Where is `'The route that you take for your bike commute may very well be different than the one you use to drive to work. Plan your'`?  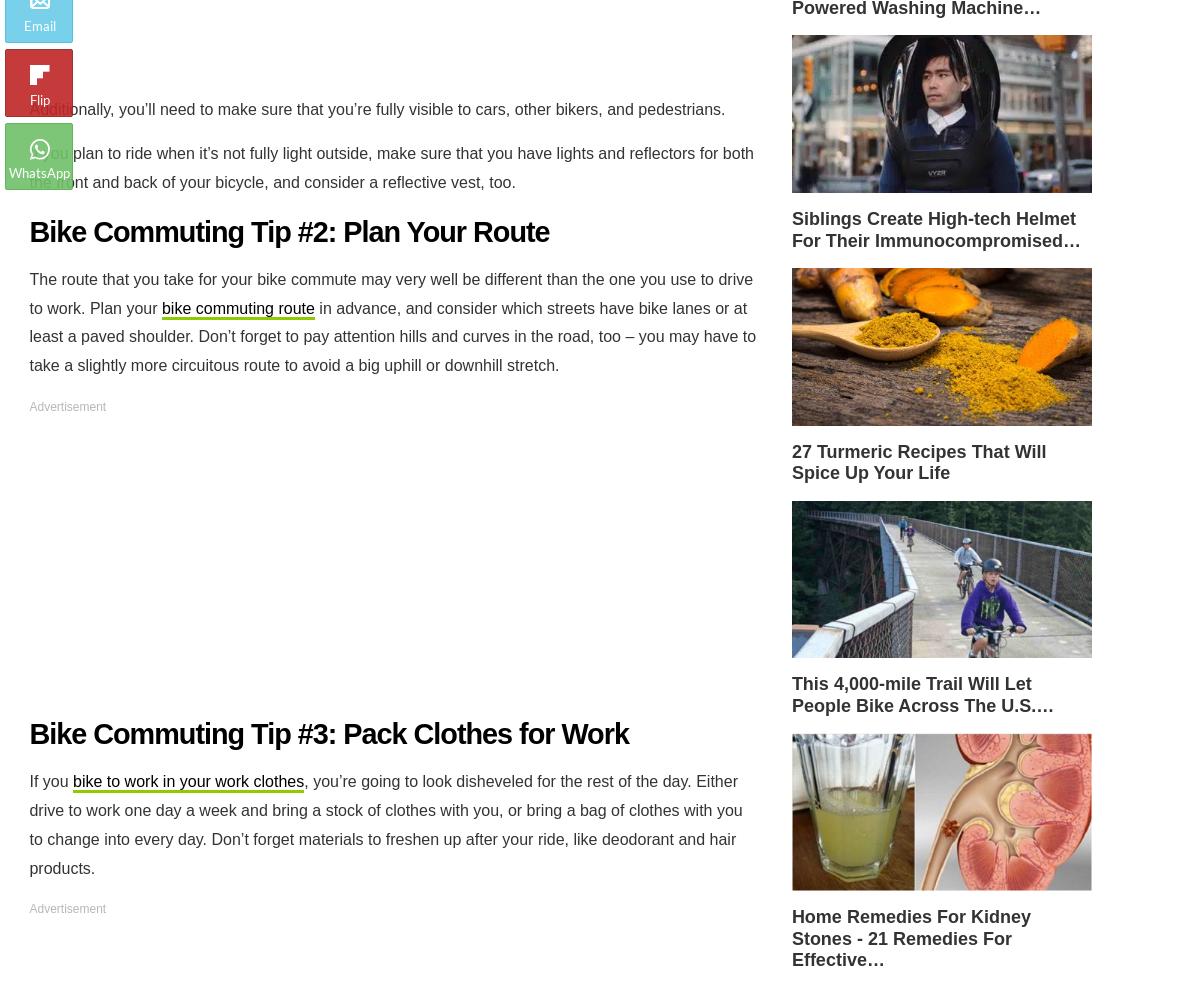 'The route that you take for your bike commute may very well be different than the one you use to drive to work. Plan your' is located at coordinates (390, 292).